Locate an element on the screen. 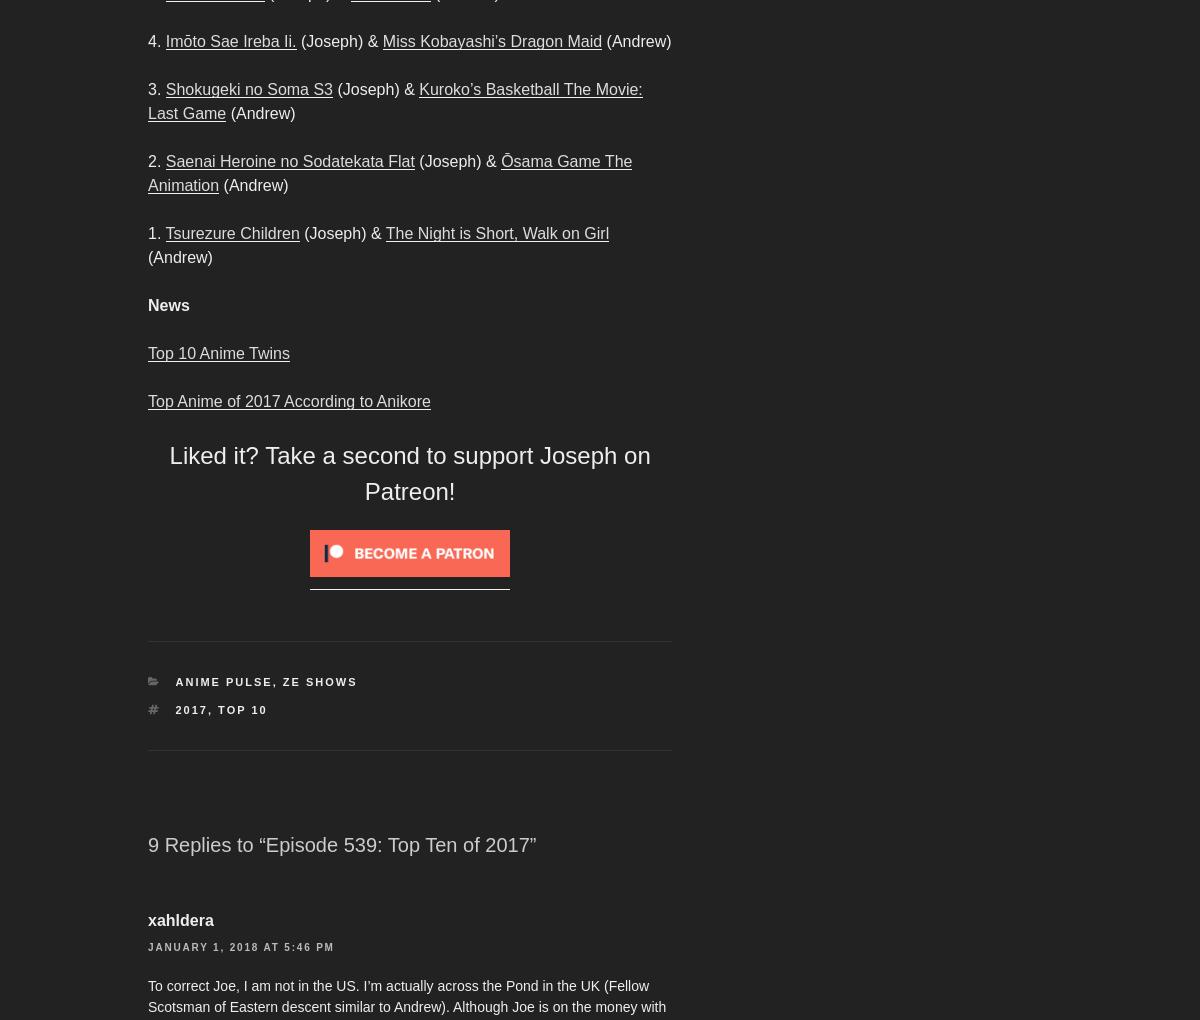  'Top Anime of 2017 According to Anikore' is located at coordinates (287, 401).